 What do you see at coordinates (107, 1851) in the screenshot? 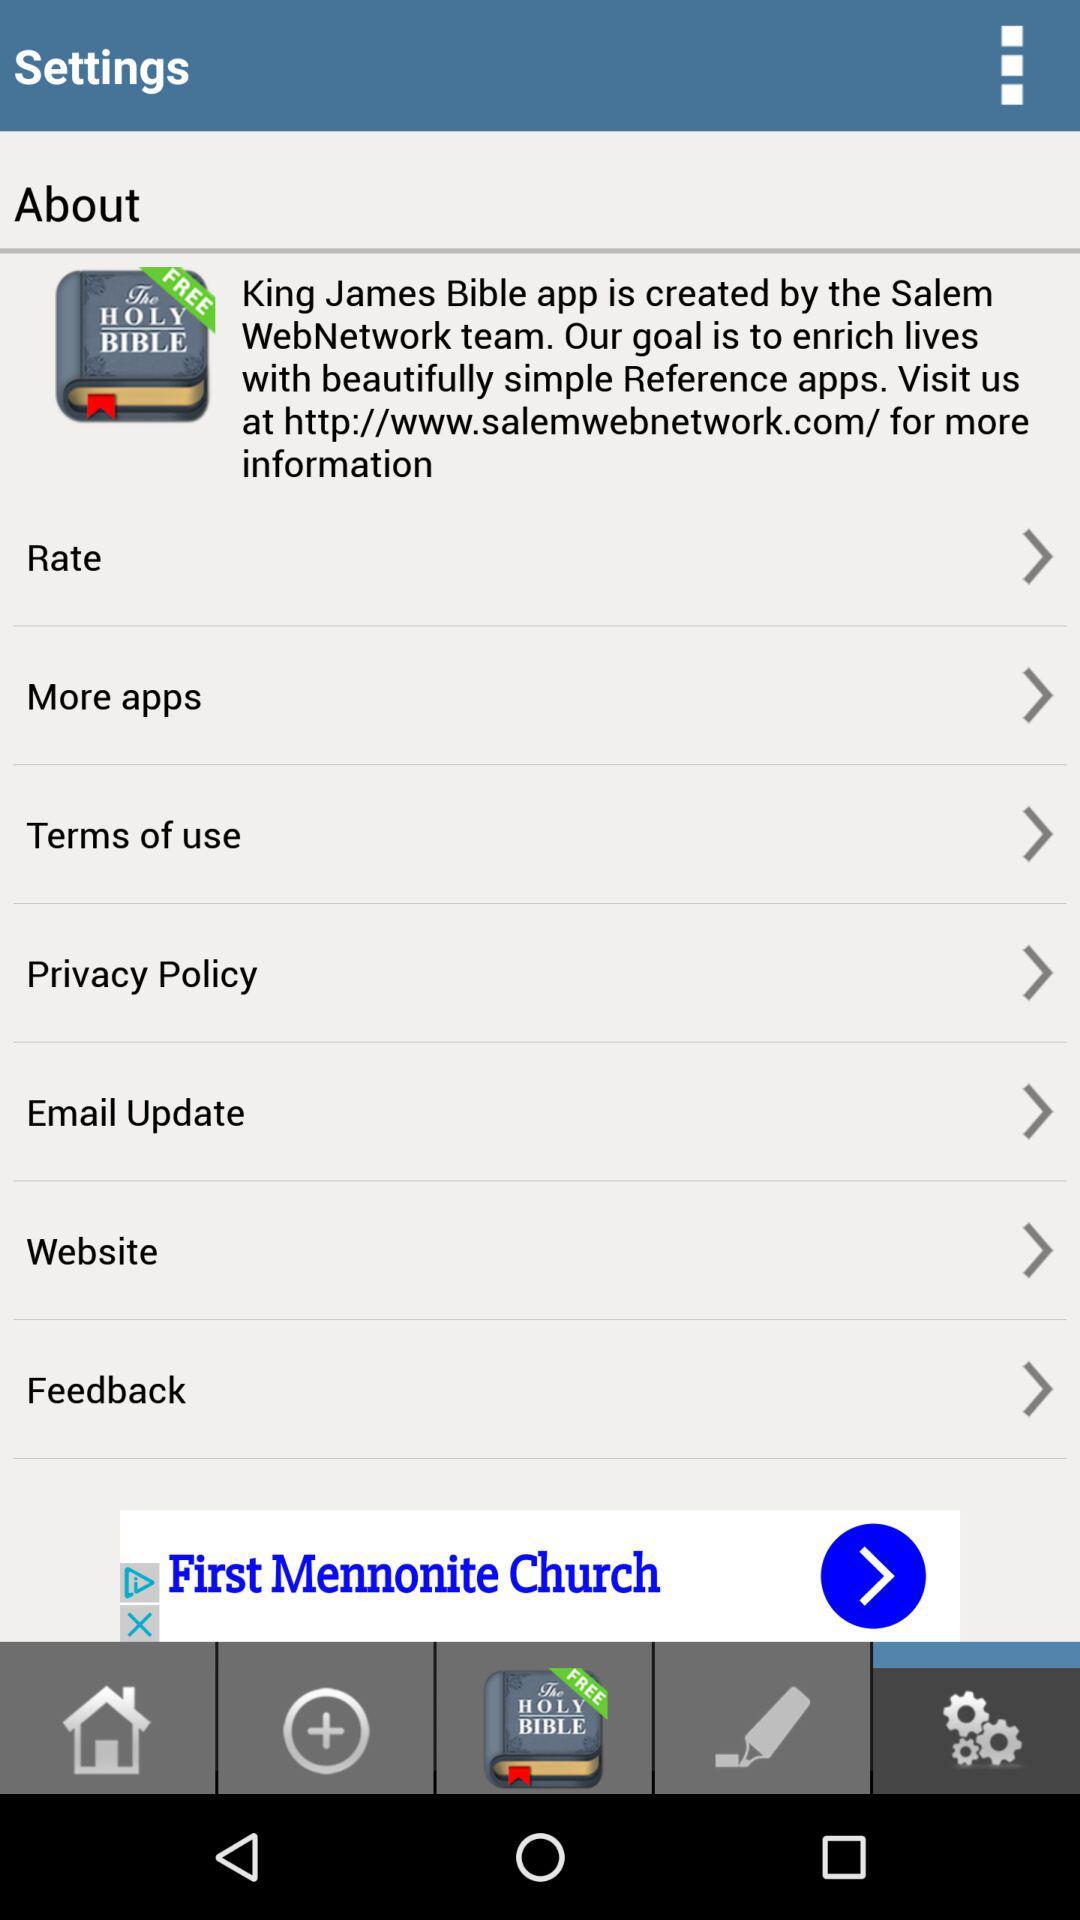
I see `the home icon` at bounding box center [107, 1851].